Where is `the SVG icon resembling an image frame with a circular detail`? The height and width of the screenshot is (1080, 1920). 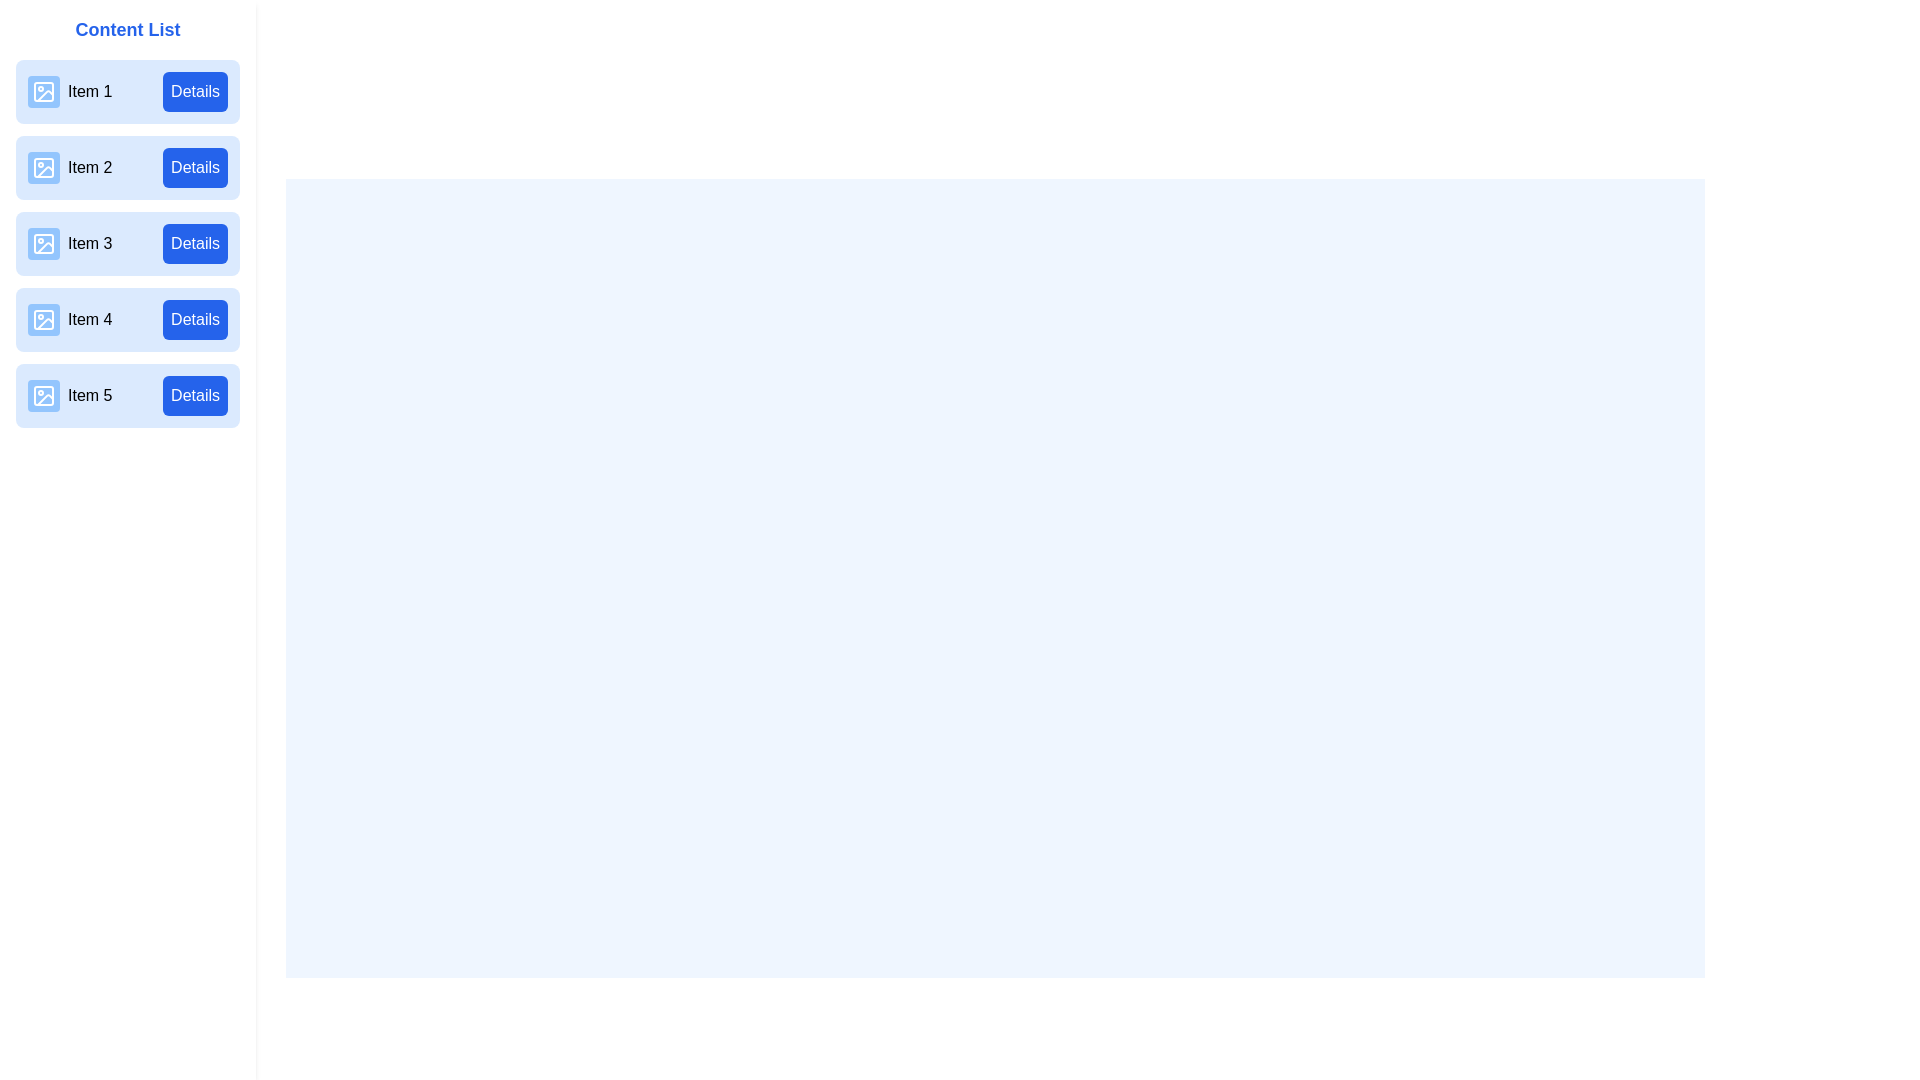
the SVG icon resembling an image frame with a circular detail is located at coordinates (43, 319).